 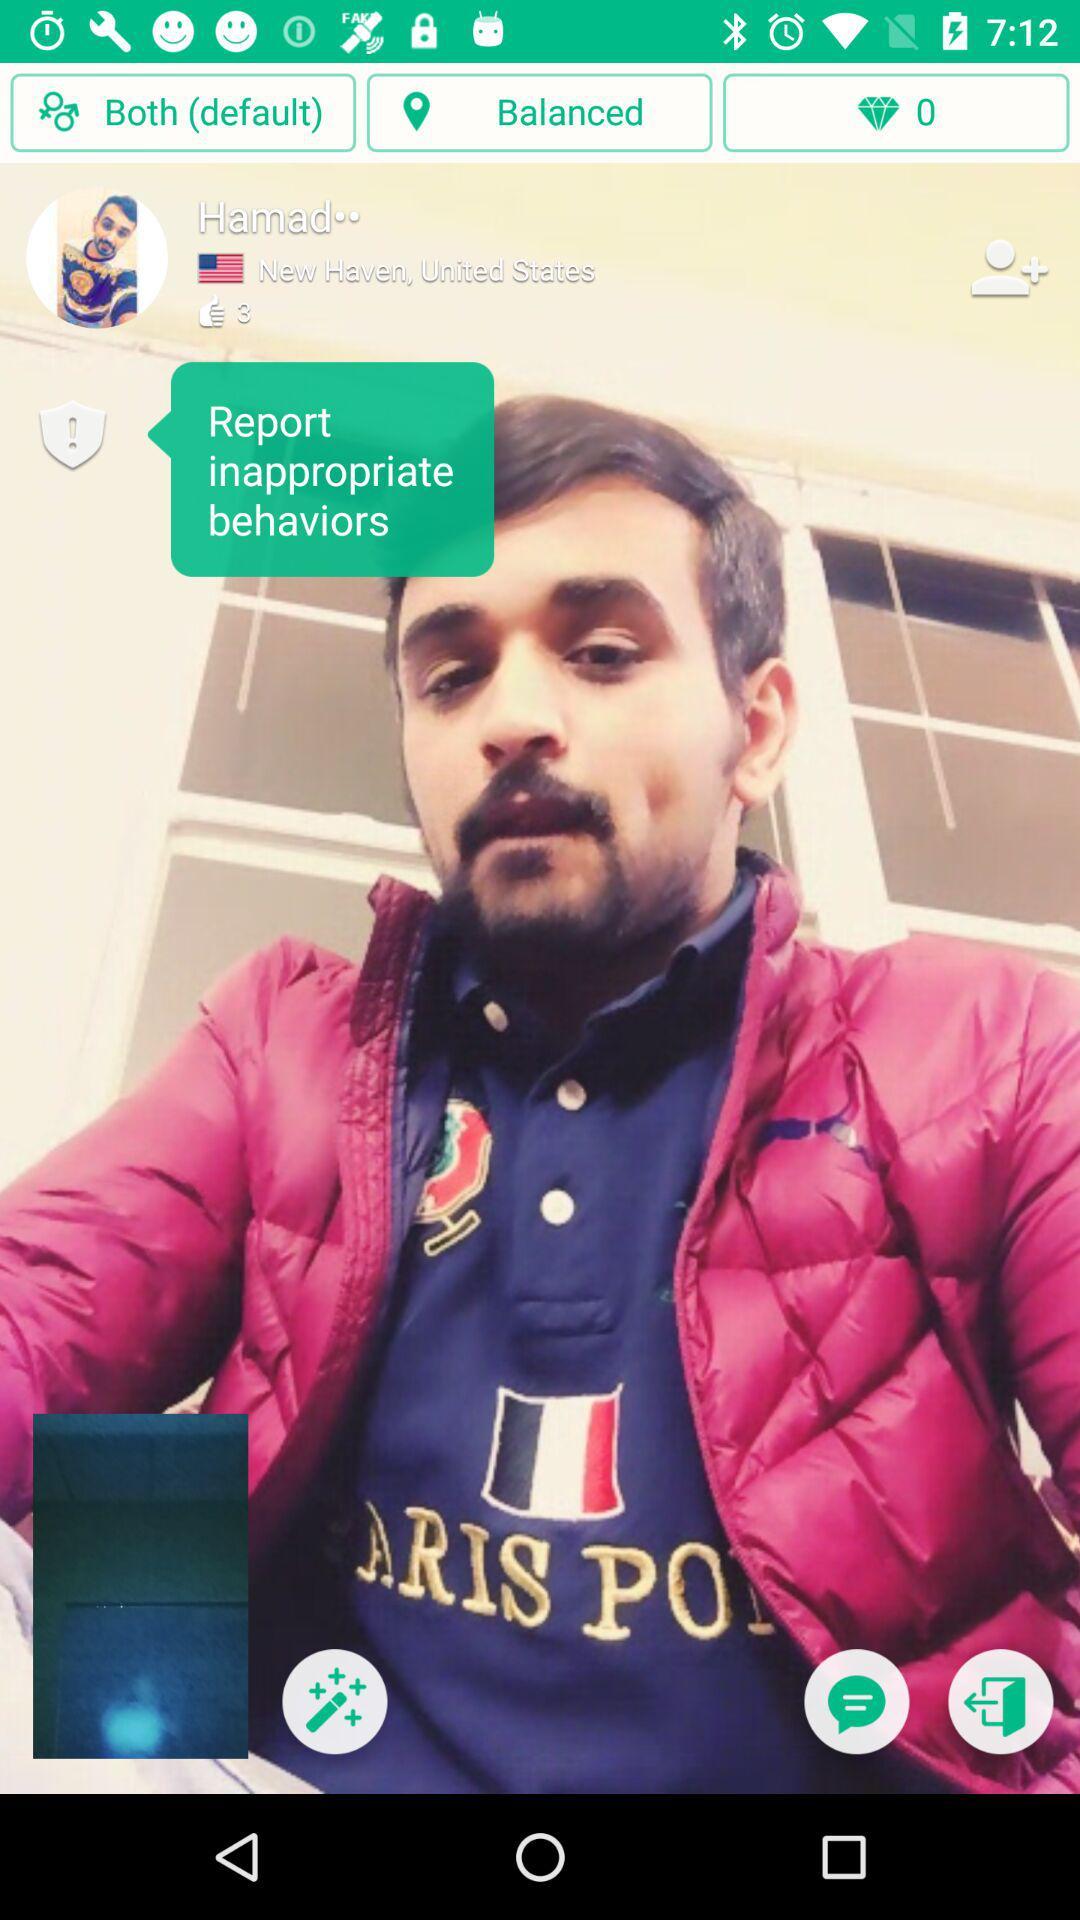 I want to click on send message, so click(x=855, y=1713).